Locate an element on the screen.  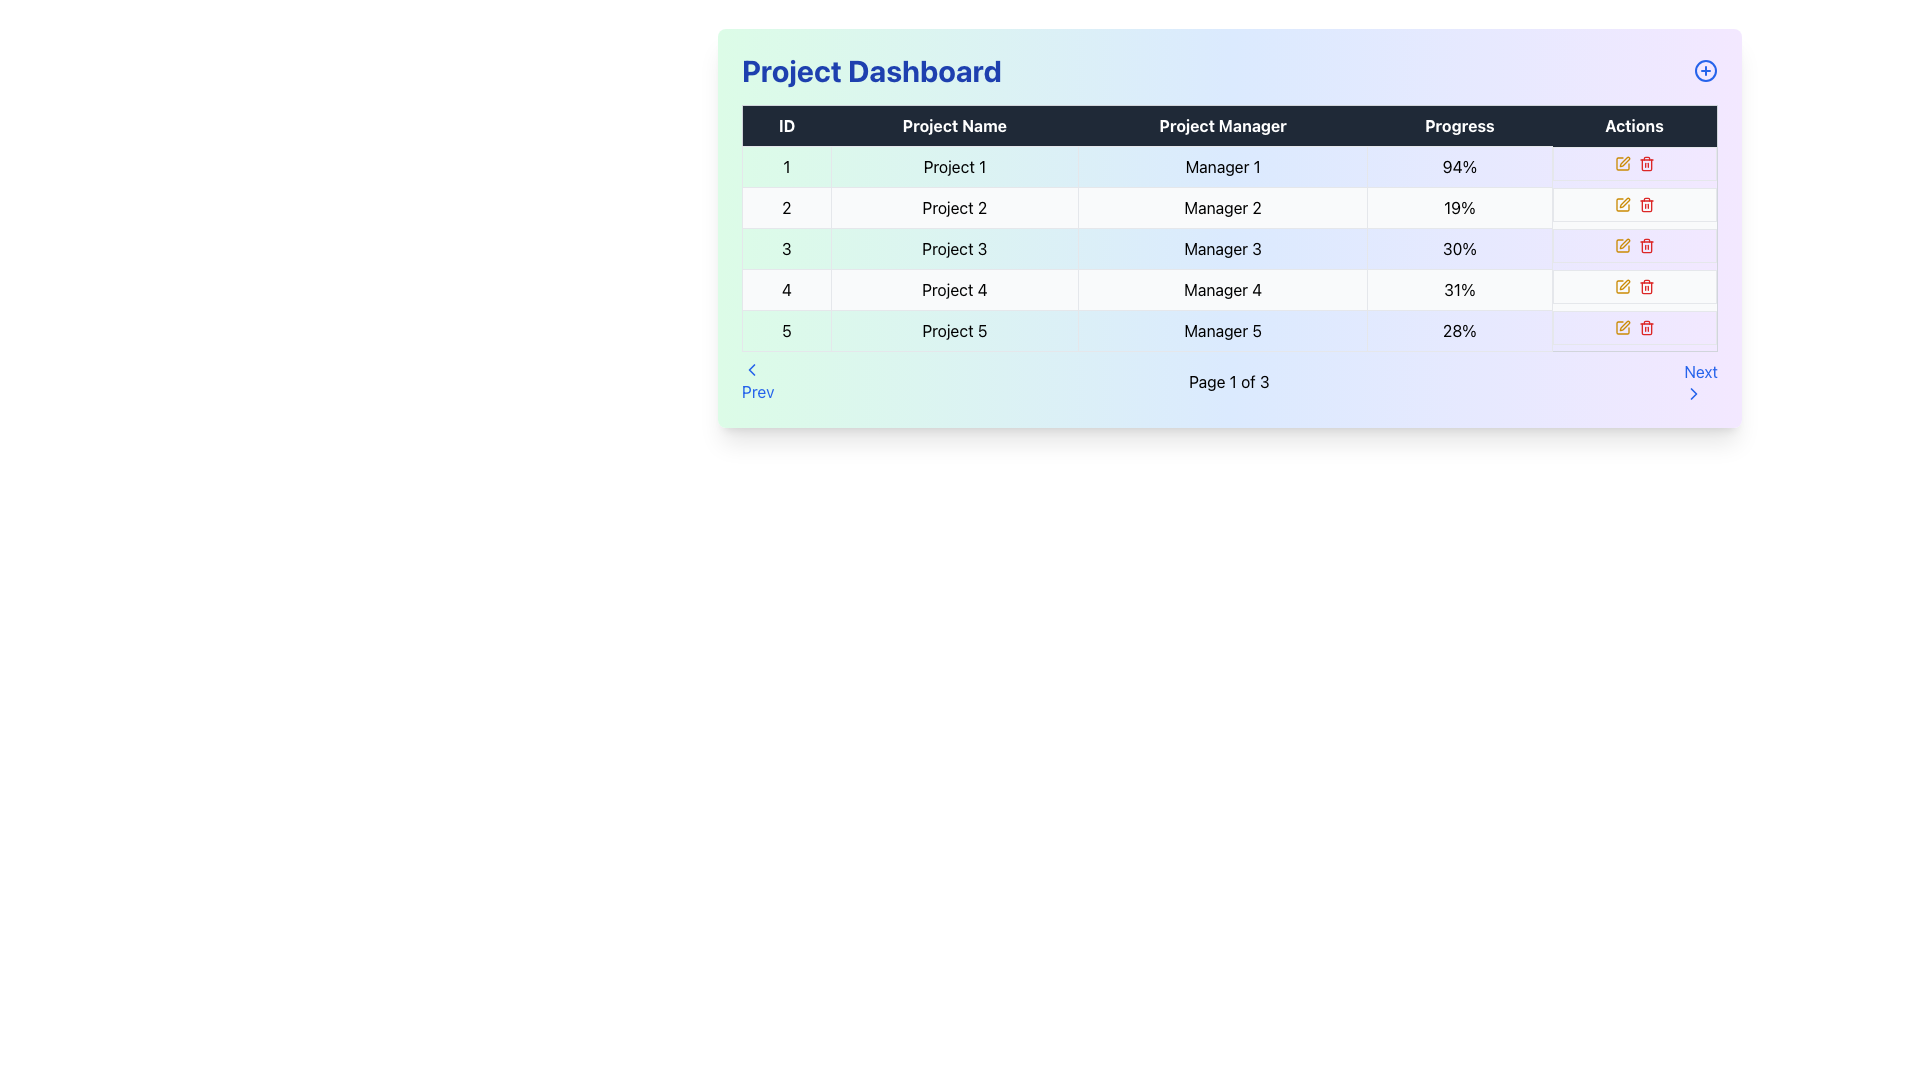
the static text label displaying the project manager's name for 'Project 1' located in the table at the intersection of the corresponding row and the column labeled 'Project Manager' is located at coordinates (1222, 165).